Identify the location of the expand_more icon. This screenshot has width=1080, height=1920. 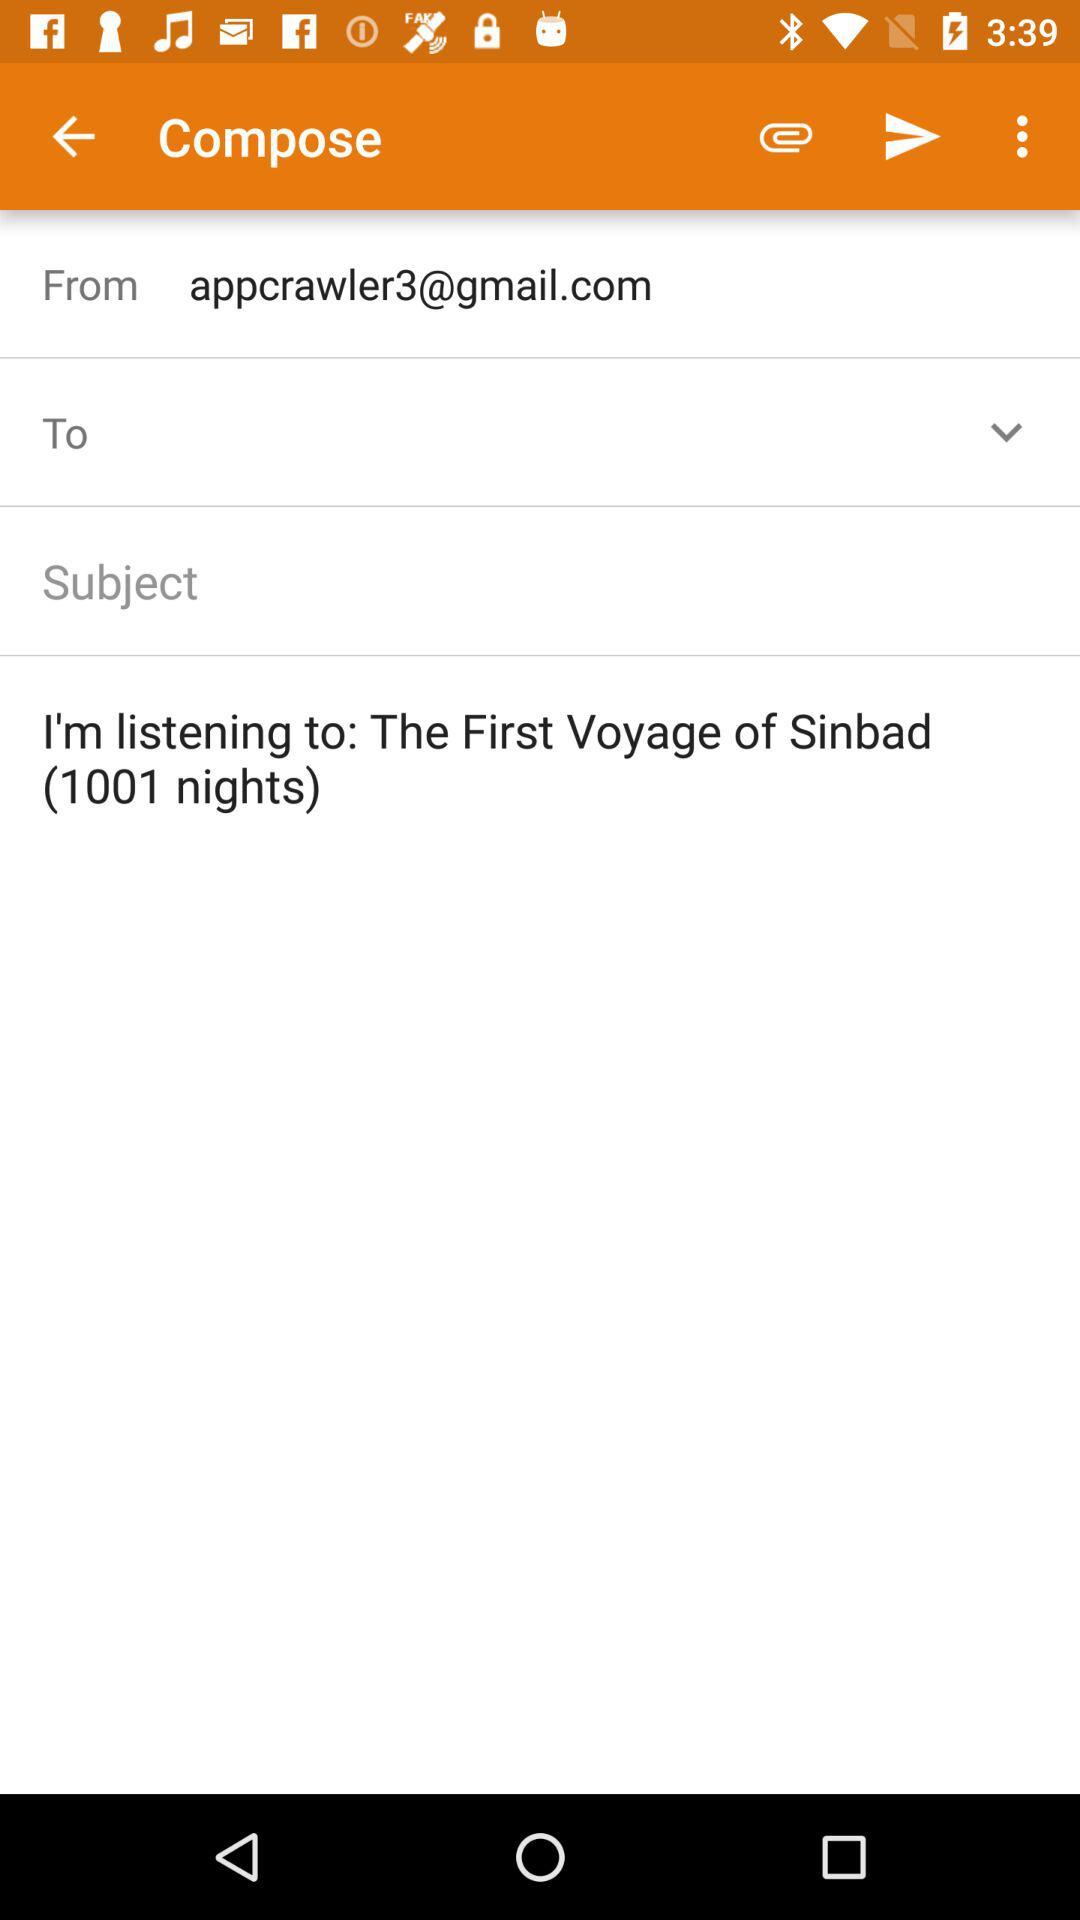
(1006, 431).